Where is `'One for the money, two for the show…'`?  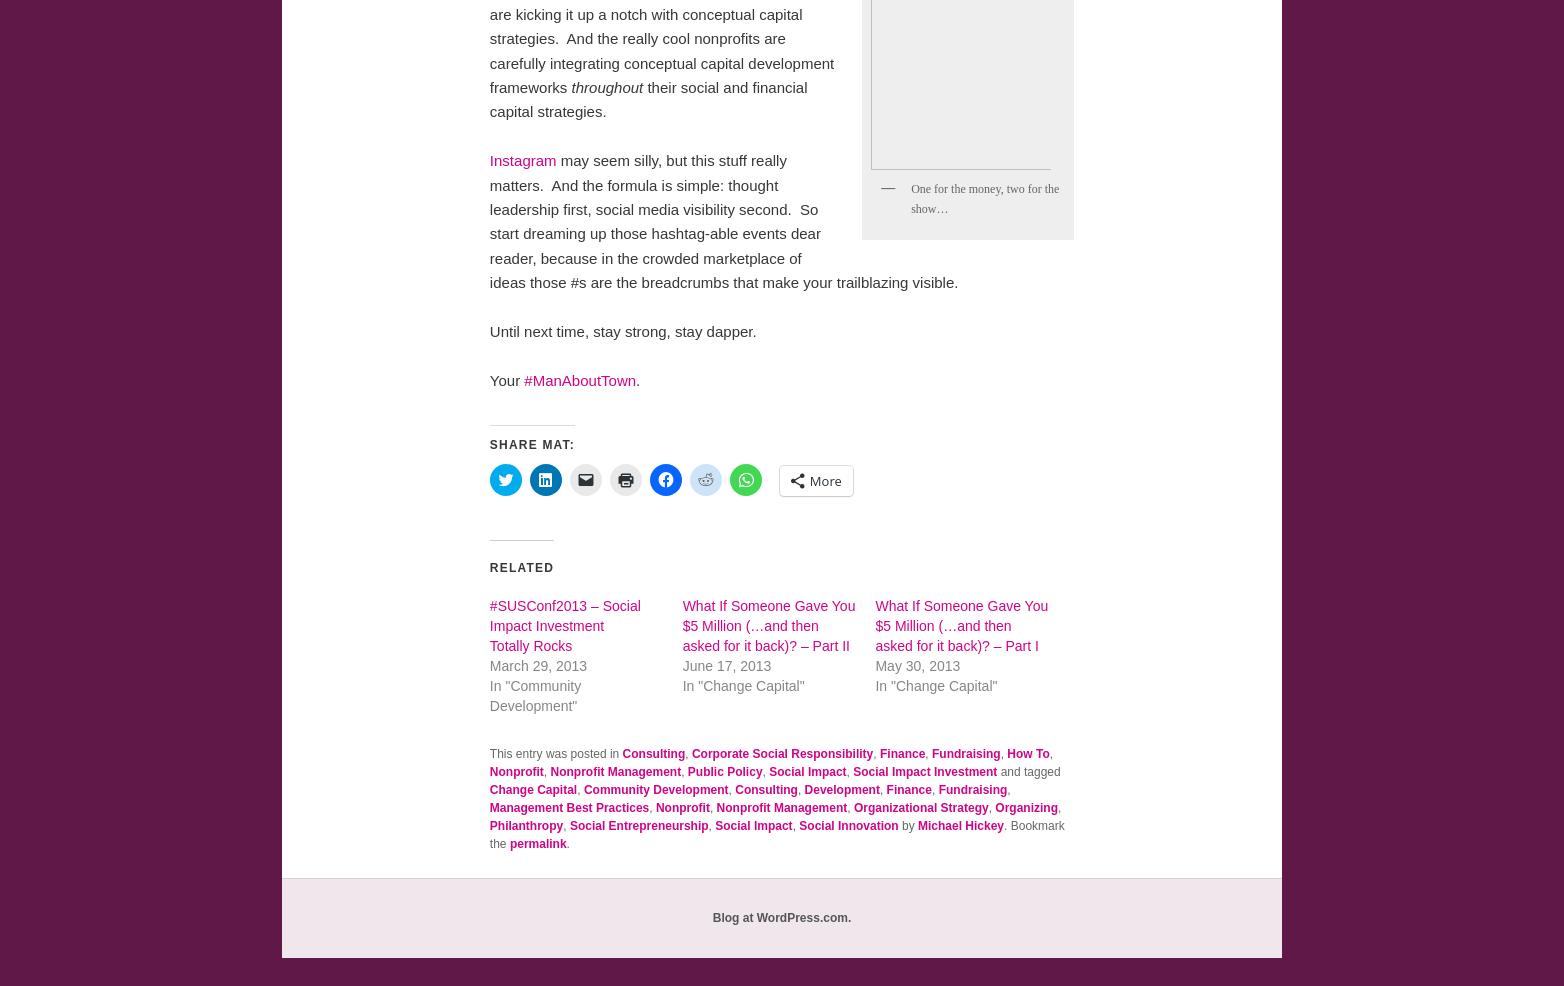 'One for the money, two for the show…' is located at coordinates (911, 197).